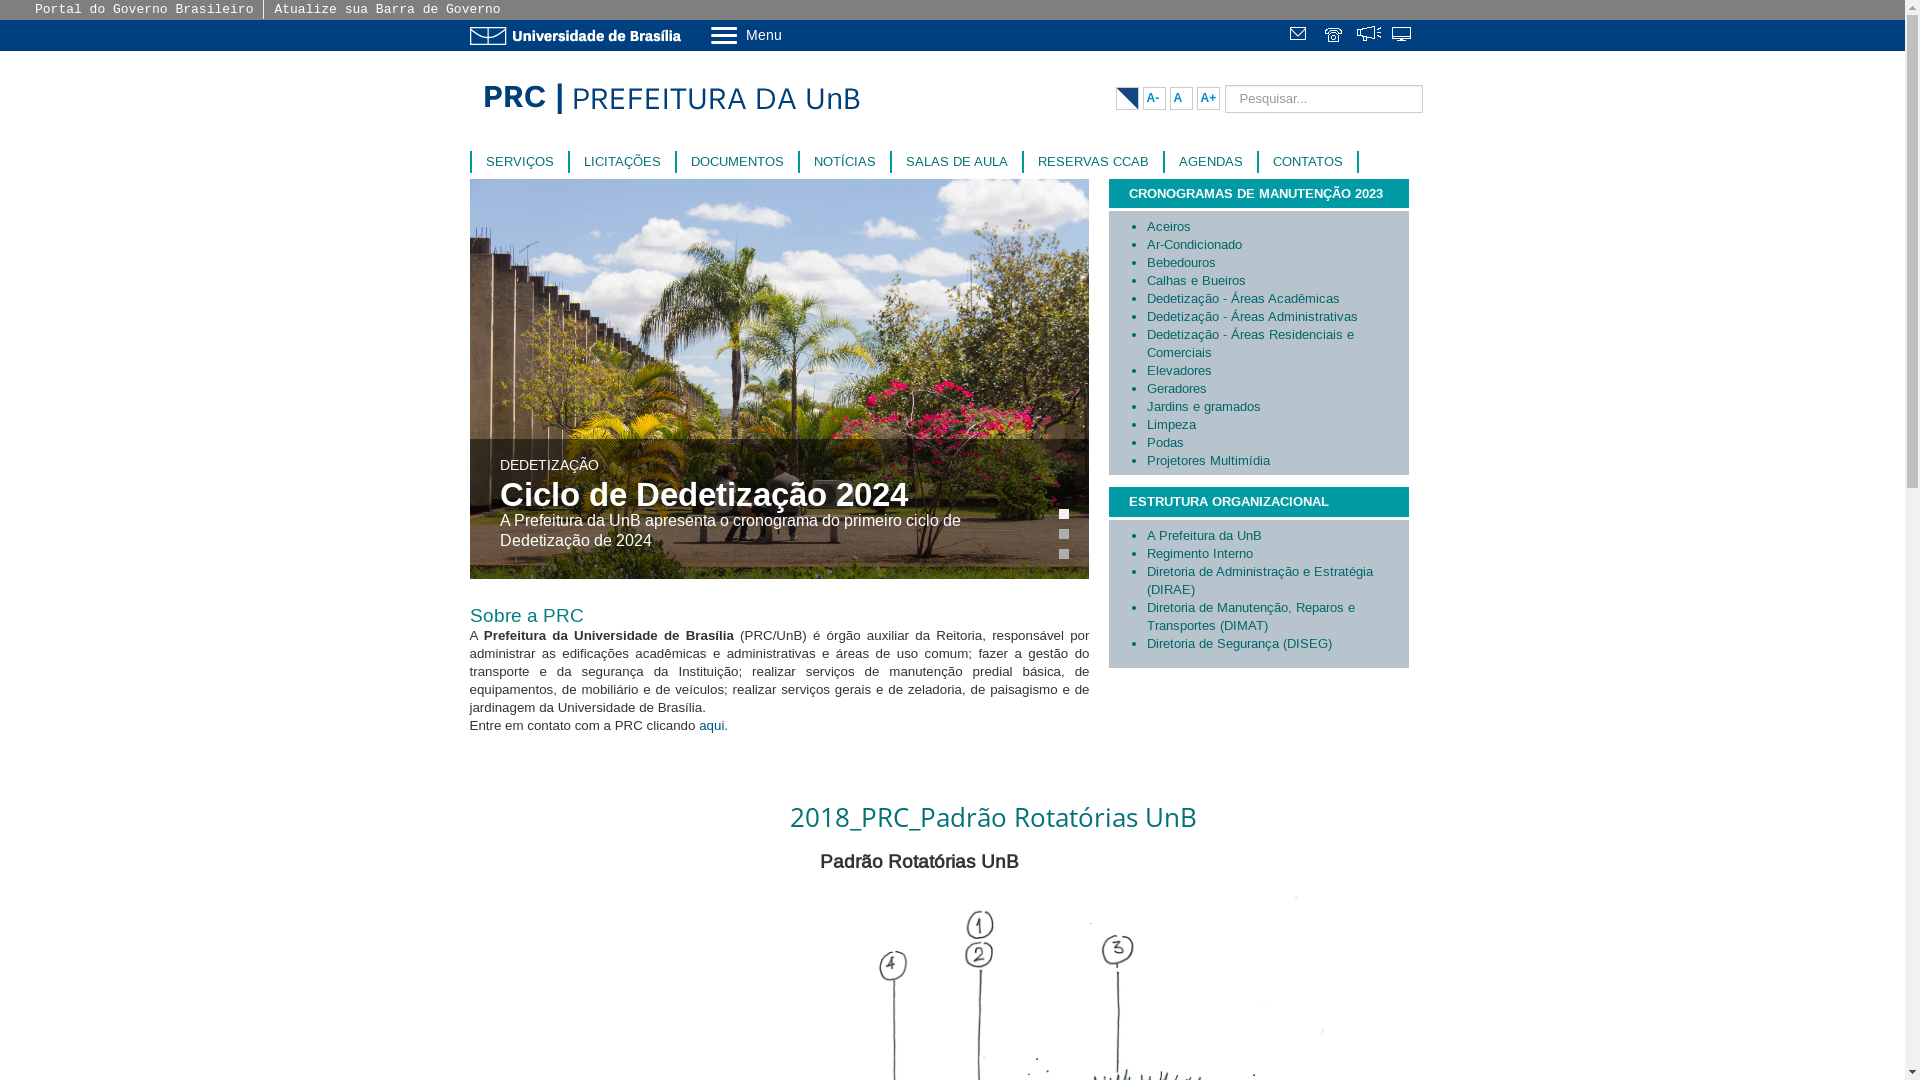 The width and height of the screenshot is (1920, 1080). I want to click on ' ', so click(1400, 36).